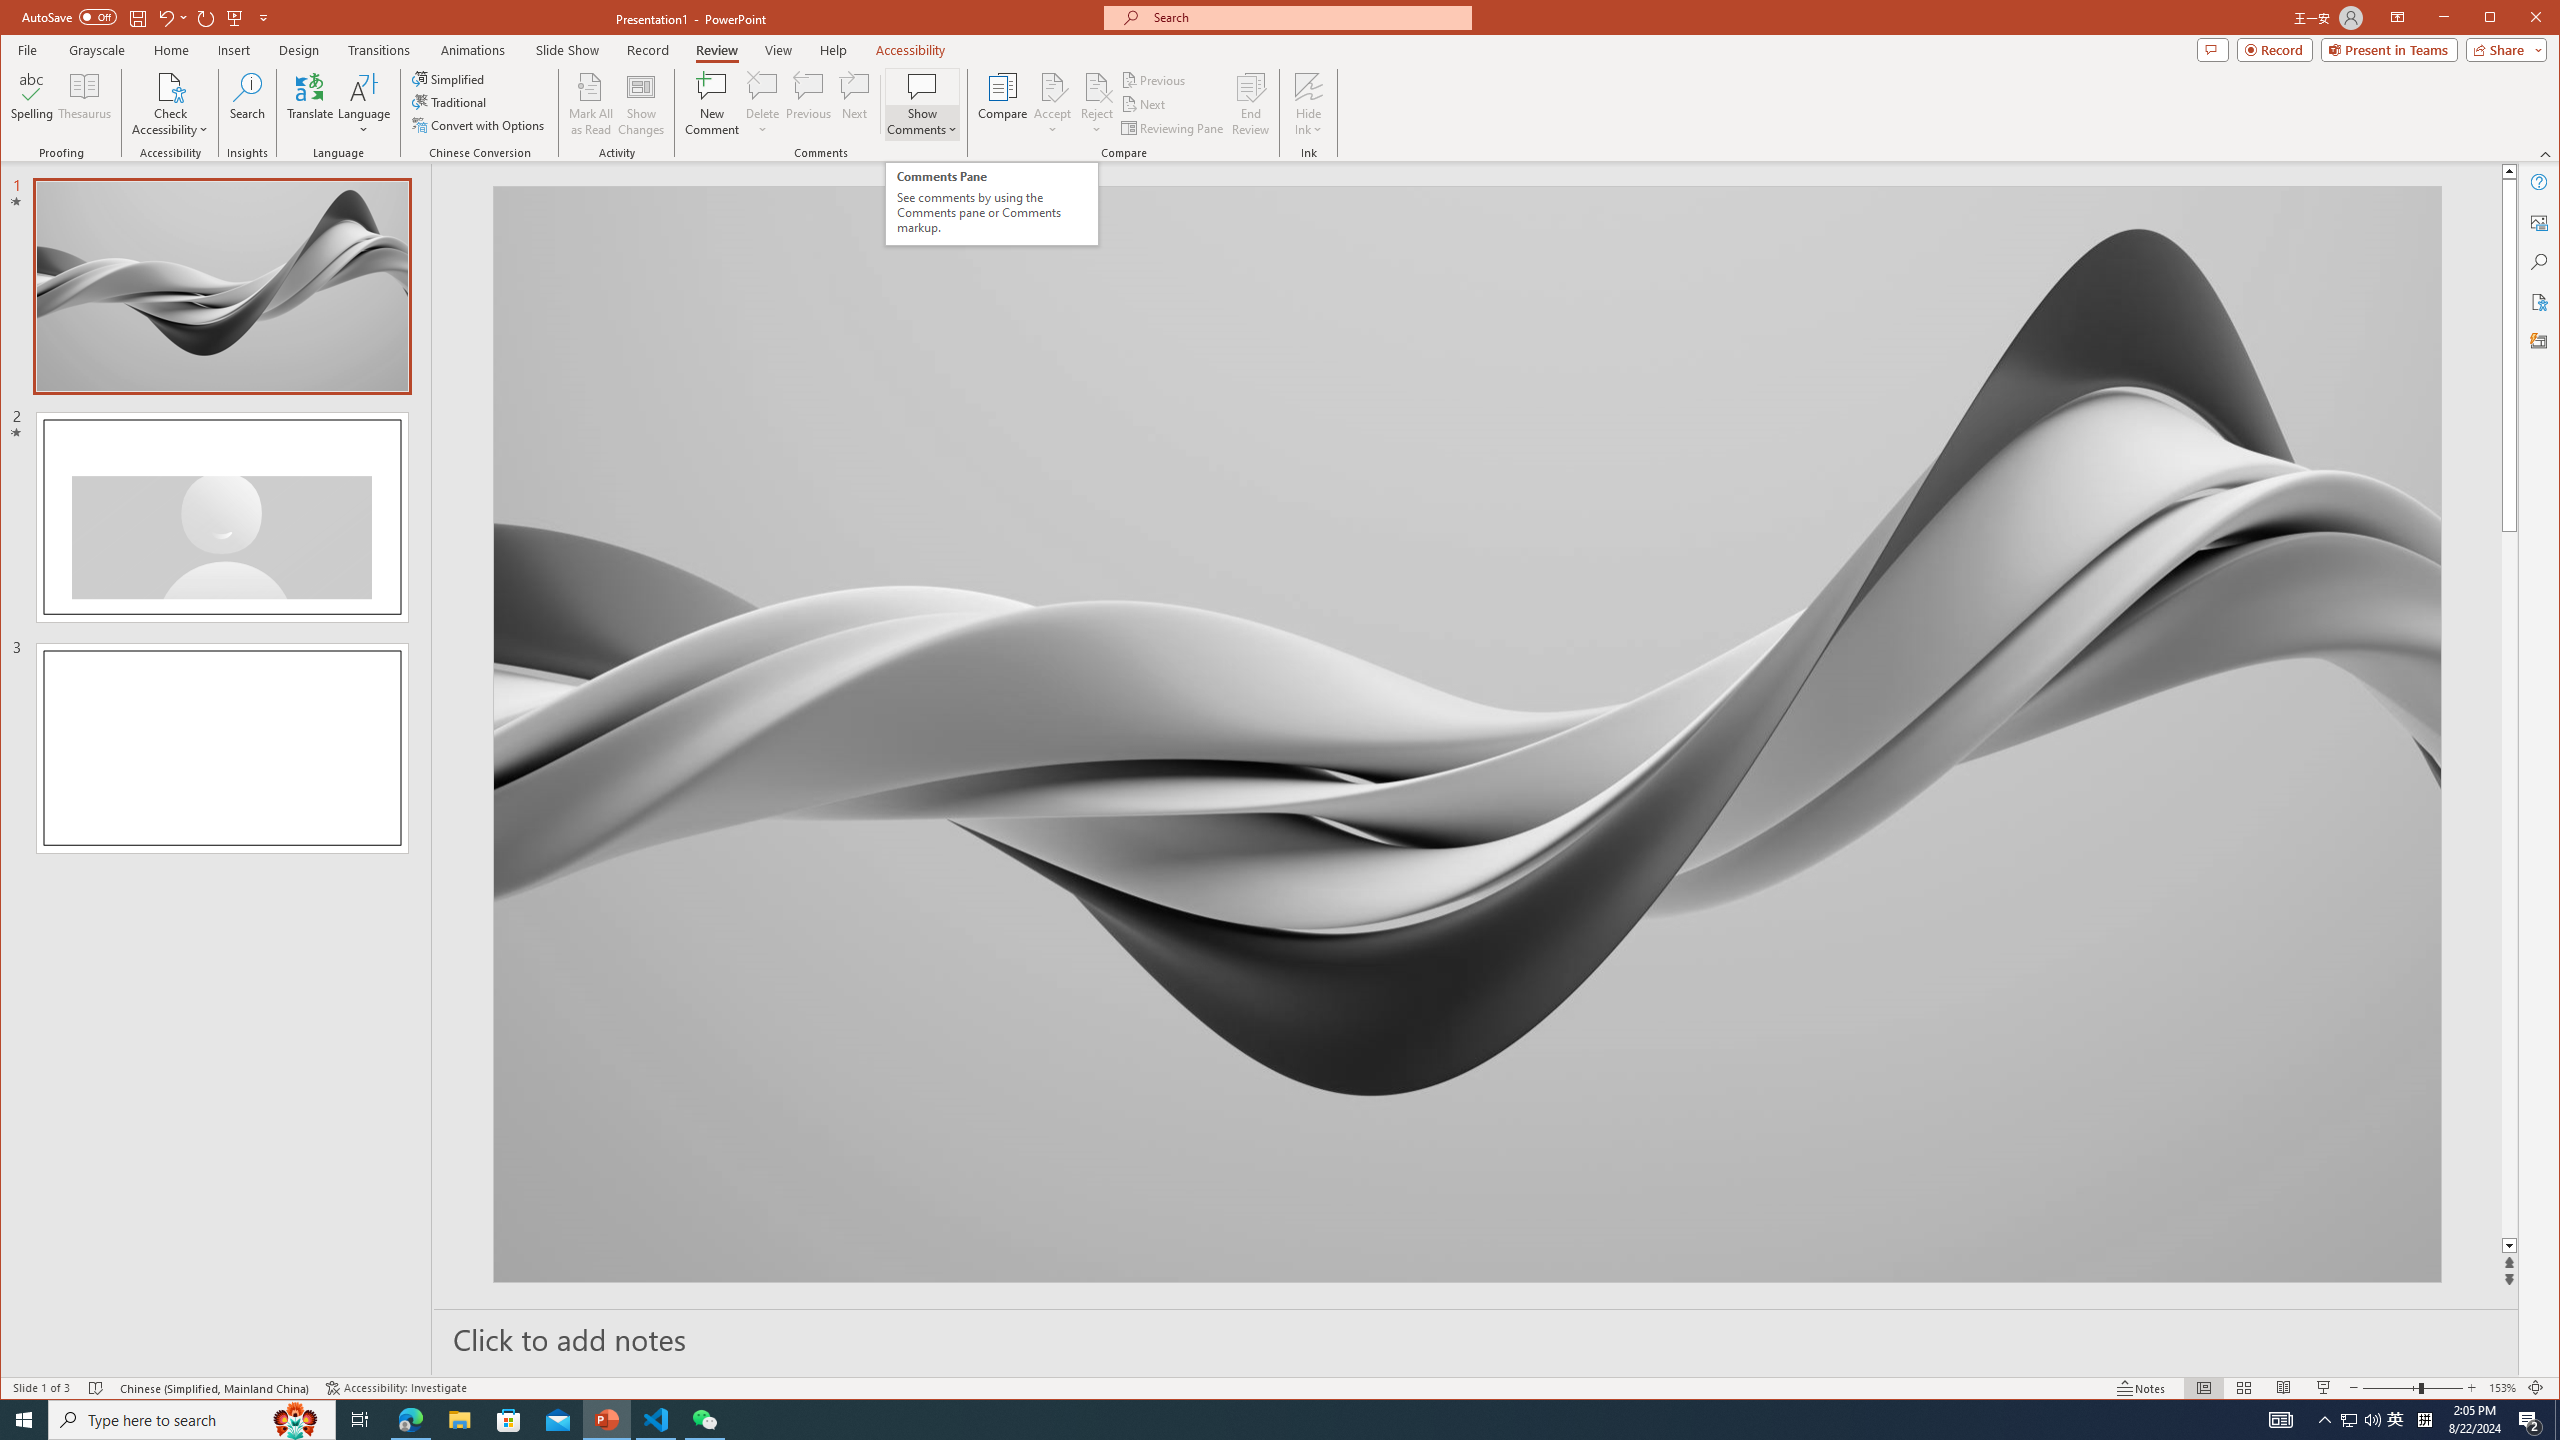  What do you see at coordinates (1173, 127) in the screenshot?
I see `'Reviewing Pane'` at bounding box center [1173, 127].